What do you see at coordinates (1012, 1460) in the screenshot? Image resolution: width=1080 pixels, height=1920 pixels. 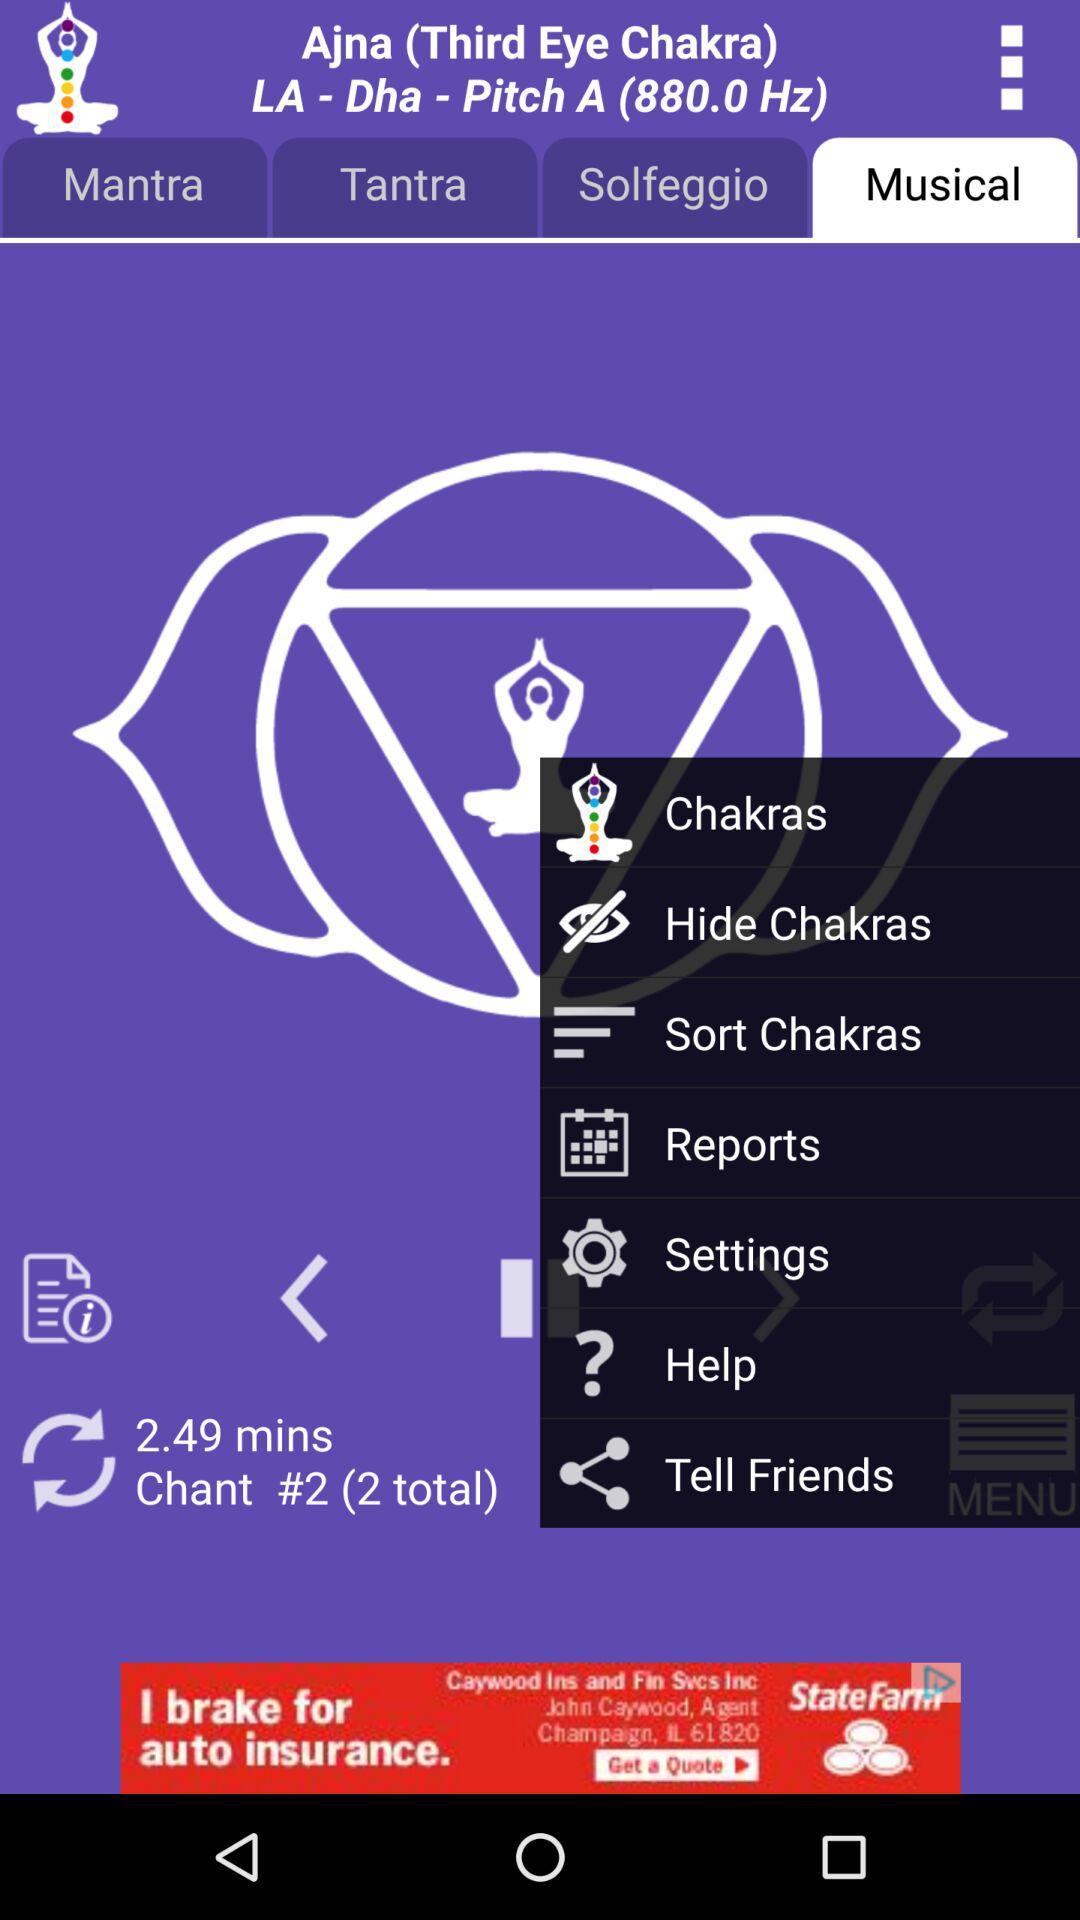 I see `menu page` at bounding box center [1012, 1460].